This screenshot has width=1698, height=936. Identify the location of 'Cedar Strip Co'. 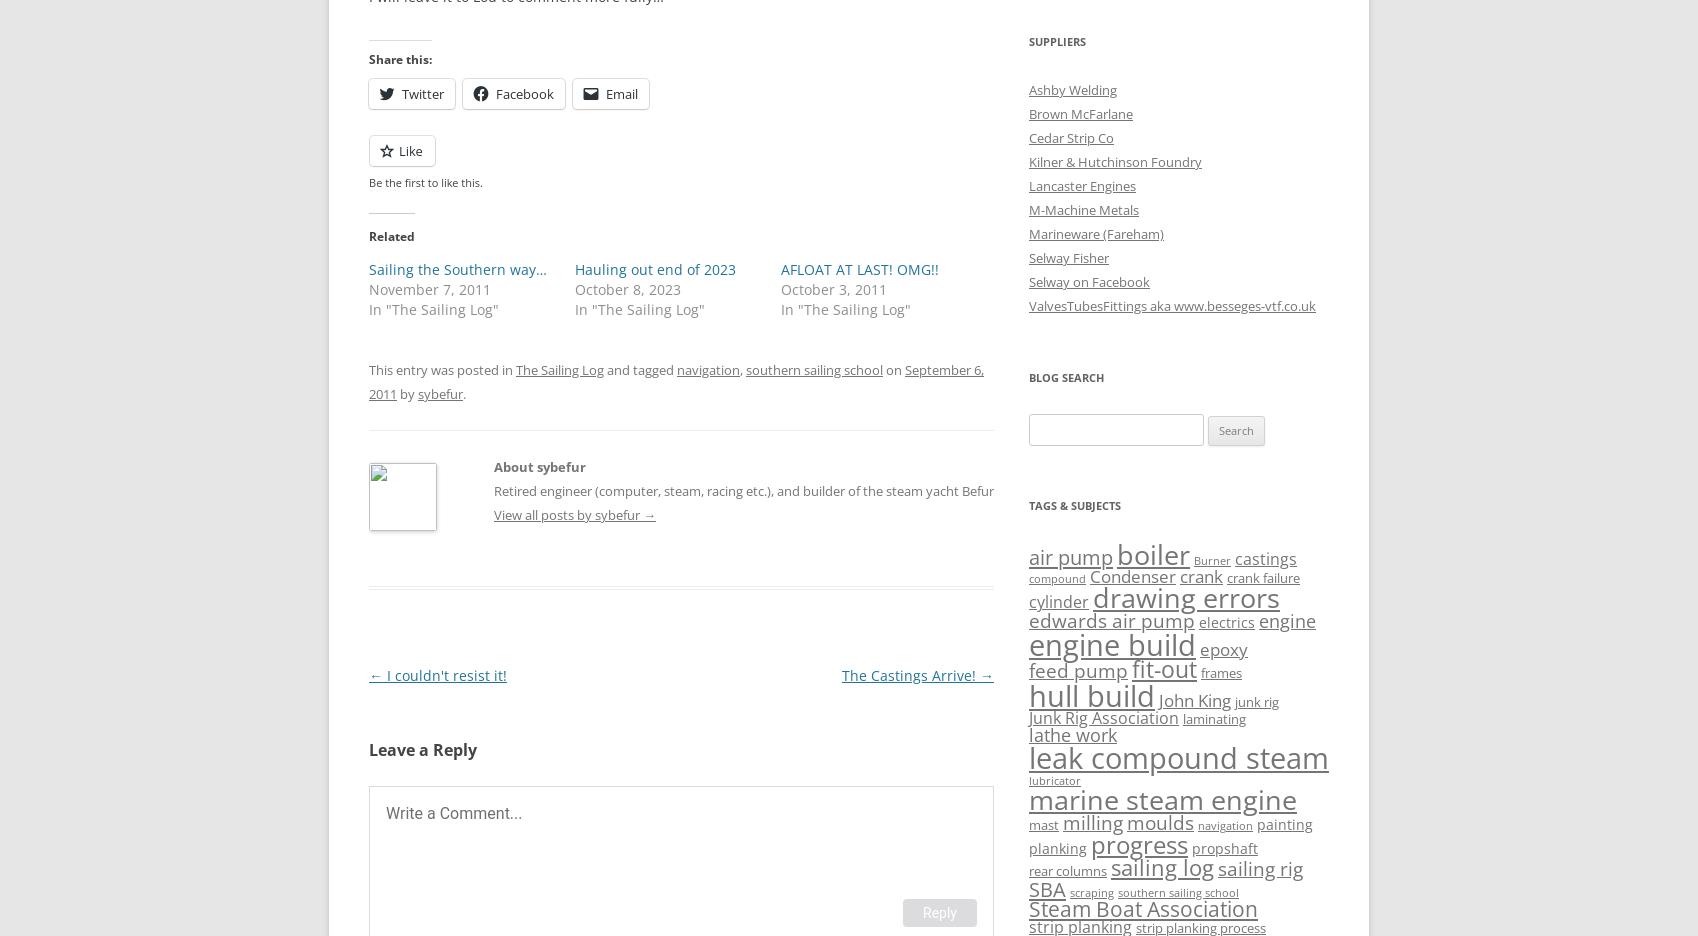
(1071, 137).